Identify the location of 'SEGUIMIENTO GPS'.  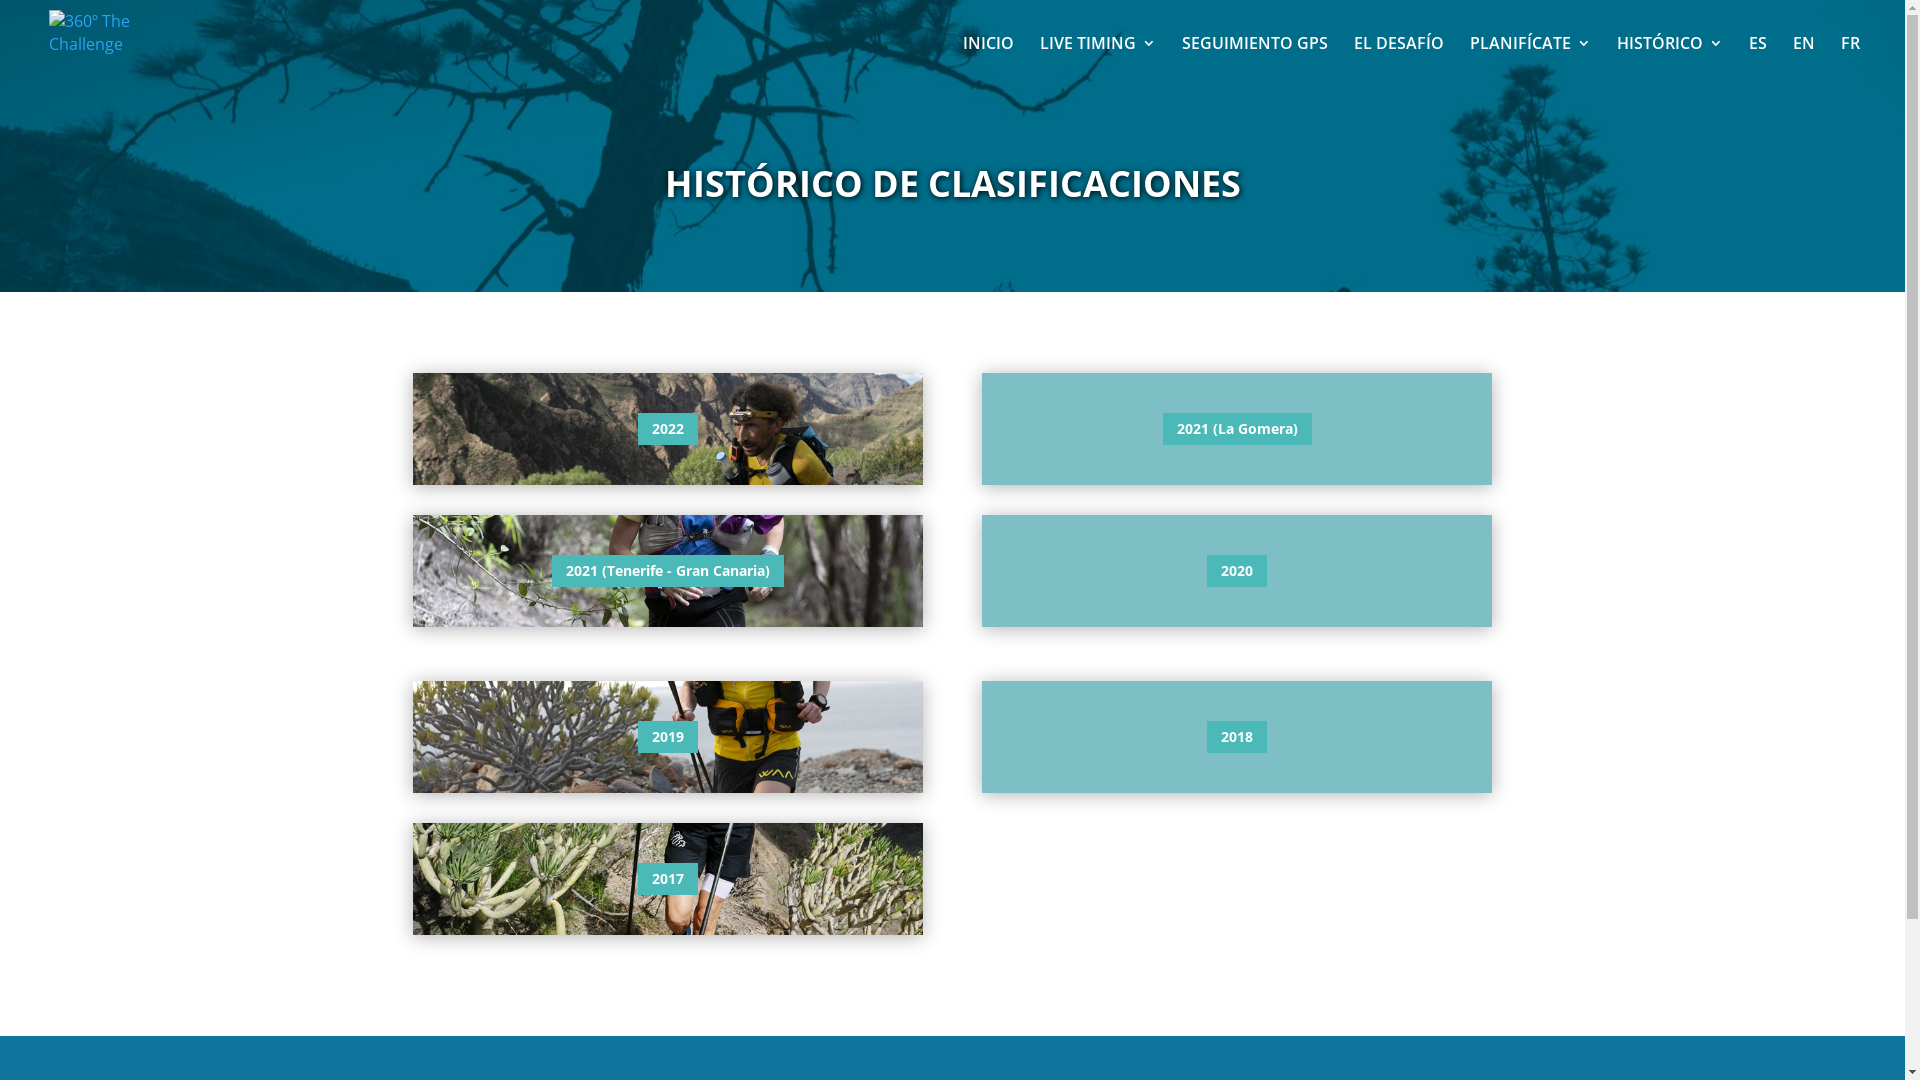
(1253, 60).